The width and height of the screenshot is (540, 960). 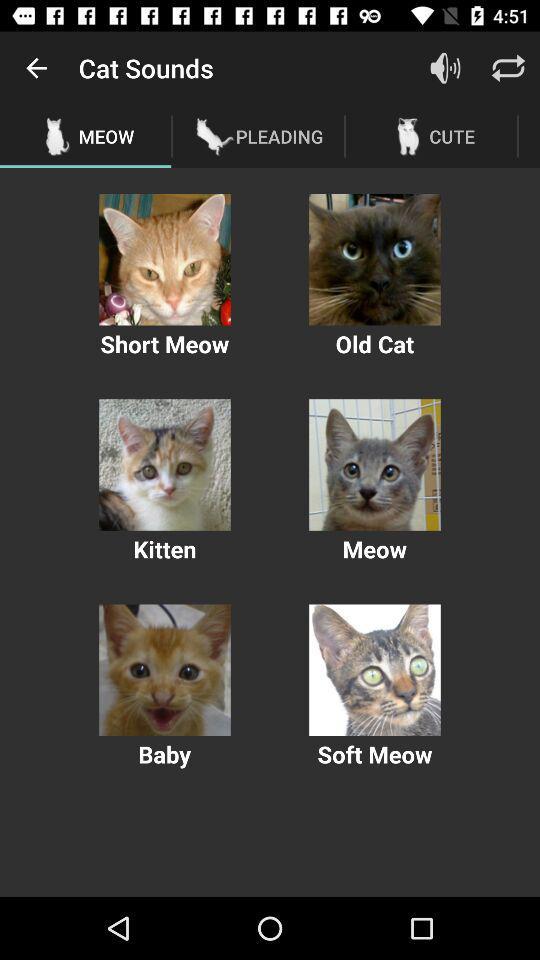 What do you see at coordinates (445, 68) in the screenshot?
I see `disable sound` at bounding box center [445, 68].